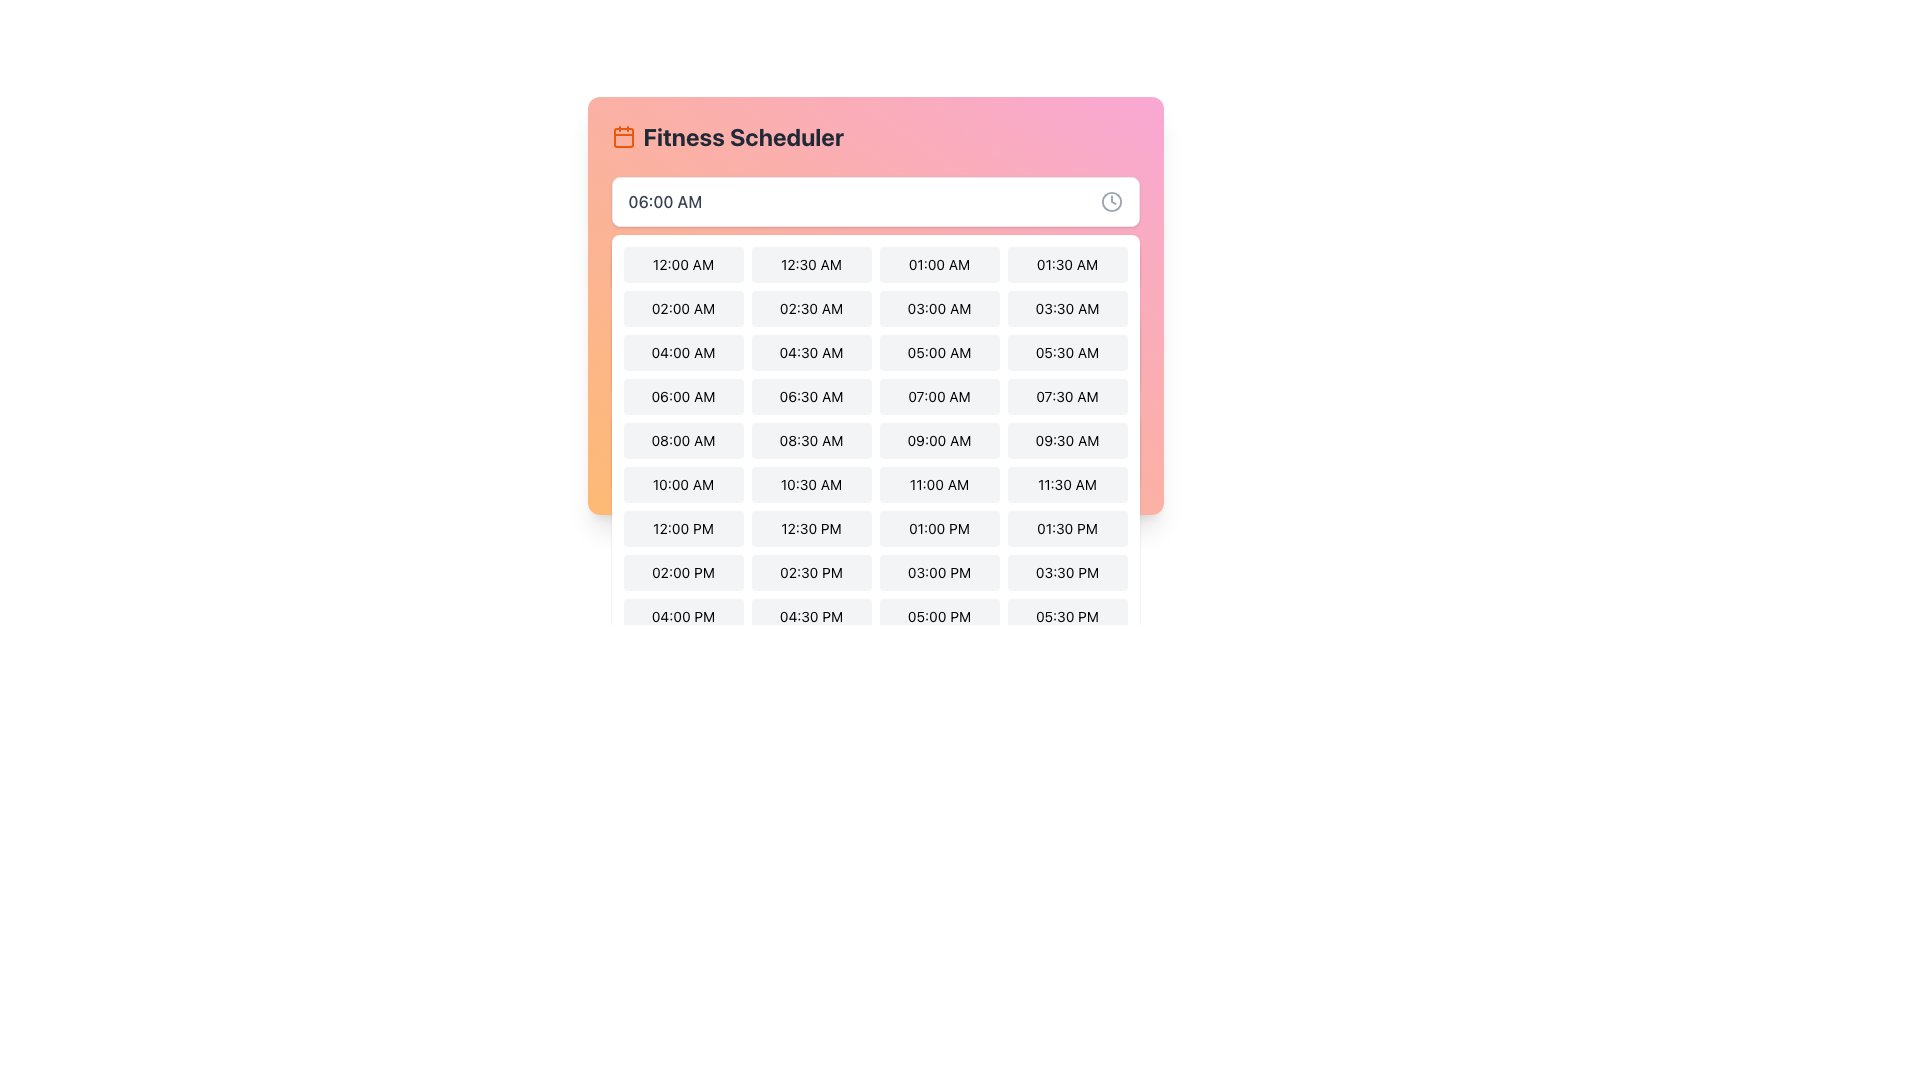  Describe the element at coordinates (1066, 397) in the screenshot. I see `the button representing the '07:30 AM' time slot in the scheduler interface` at that location.